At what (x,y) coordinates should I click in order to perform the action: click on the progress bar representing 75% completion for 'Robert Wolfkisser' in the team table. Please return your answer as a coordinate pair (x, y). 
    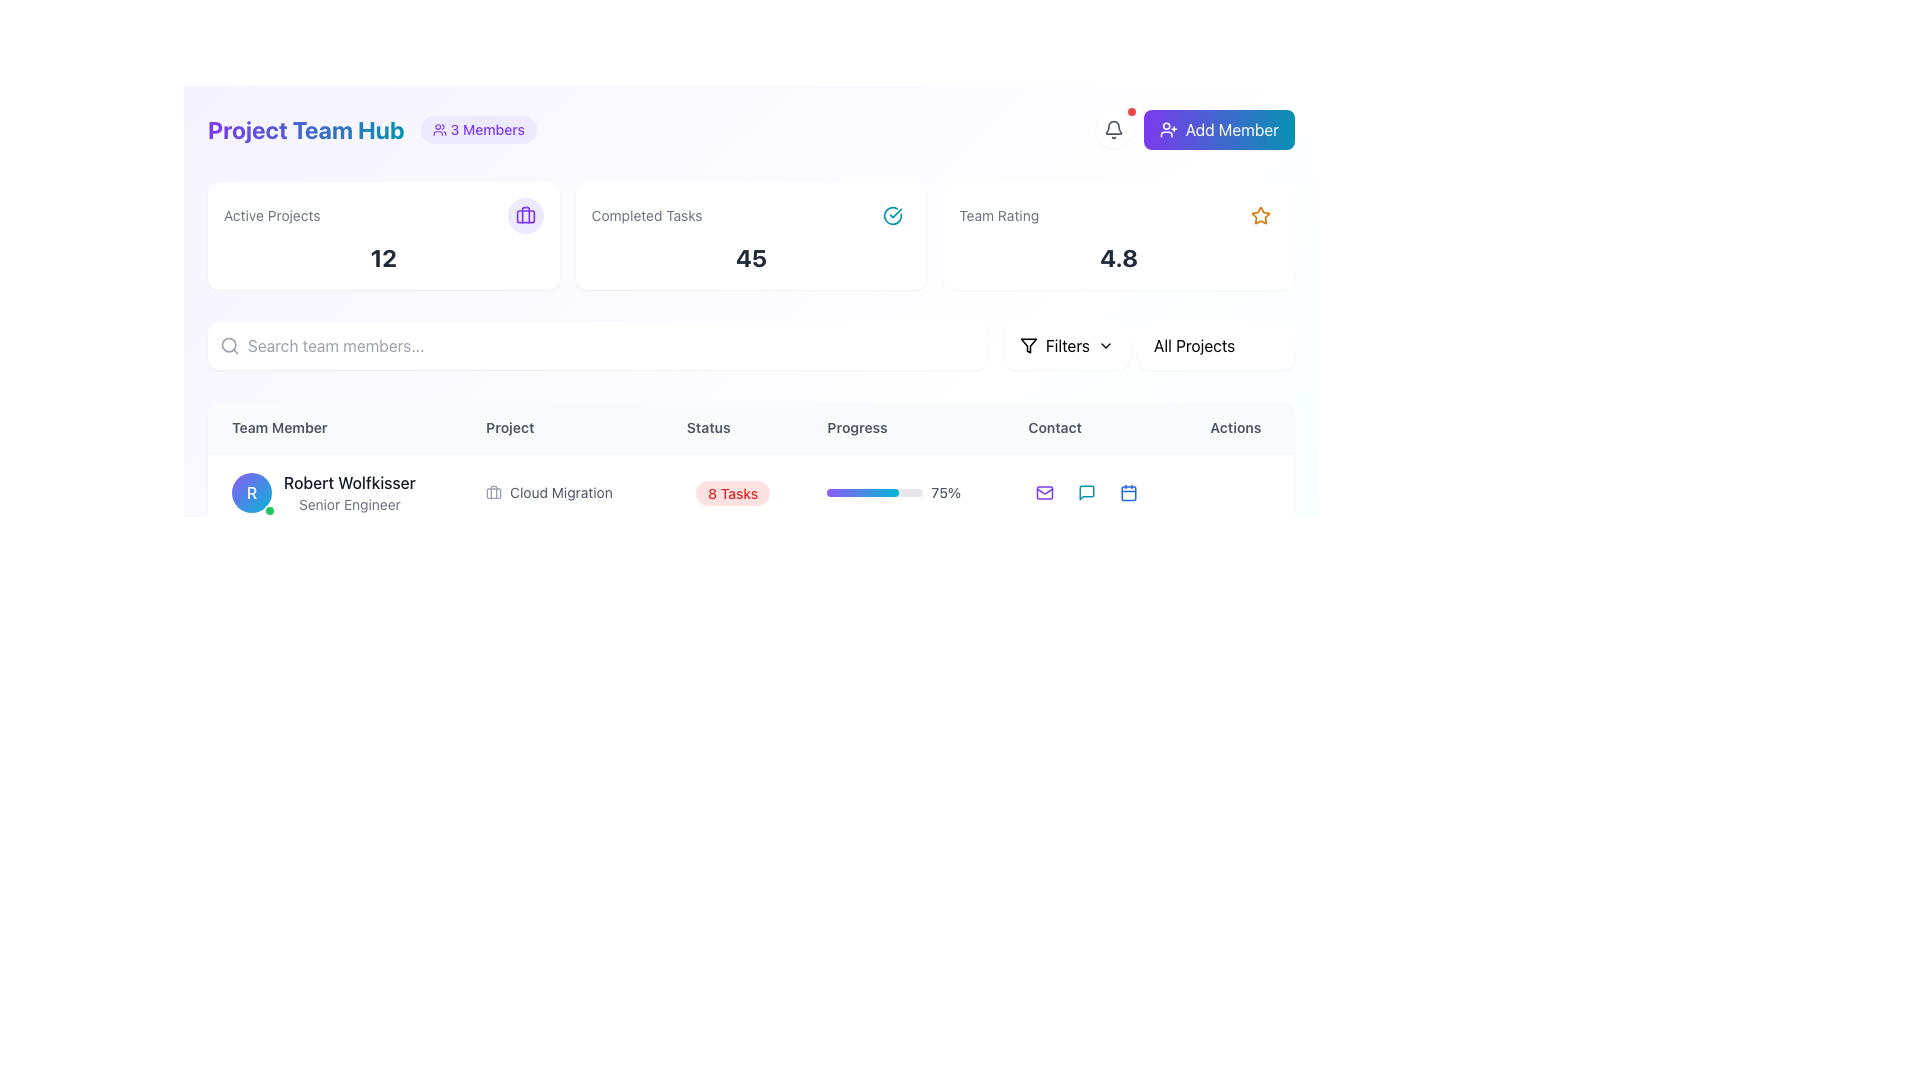
    Looking at the image, I should click on (863, 493).